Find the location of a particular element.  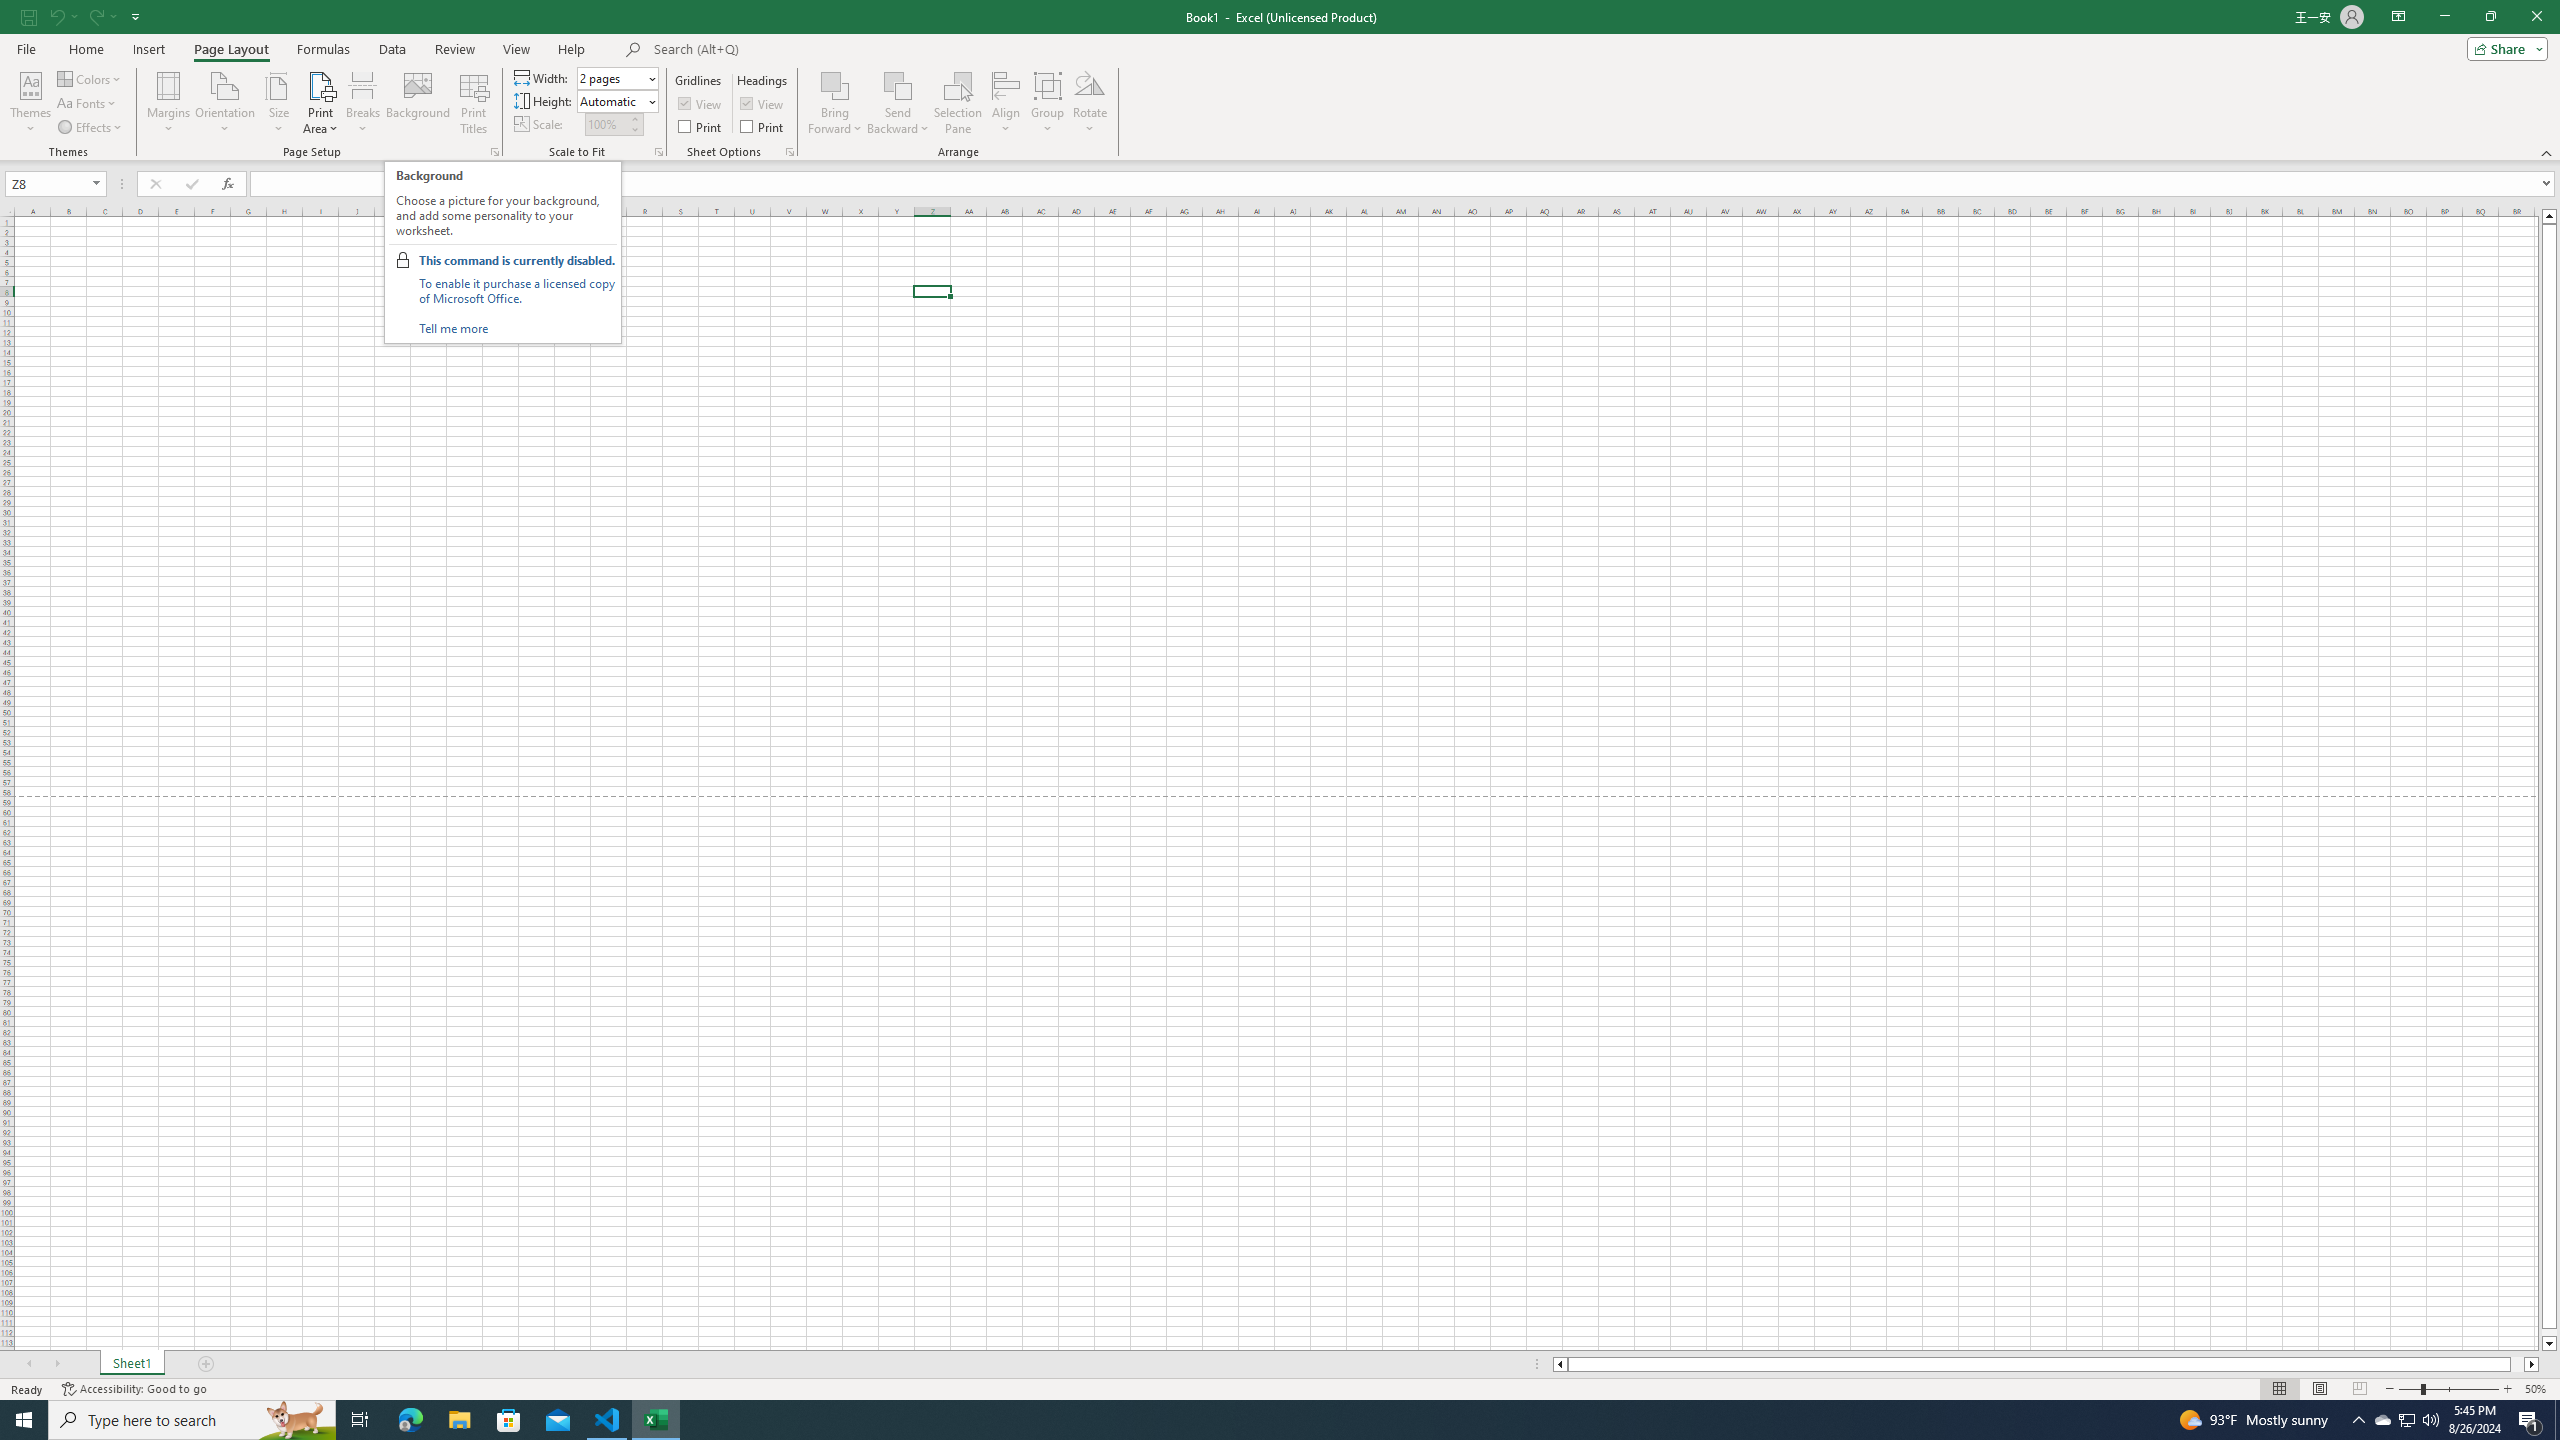

'Width' is located at coordinates (615, 77).